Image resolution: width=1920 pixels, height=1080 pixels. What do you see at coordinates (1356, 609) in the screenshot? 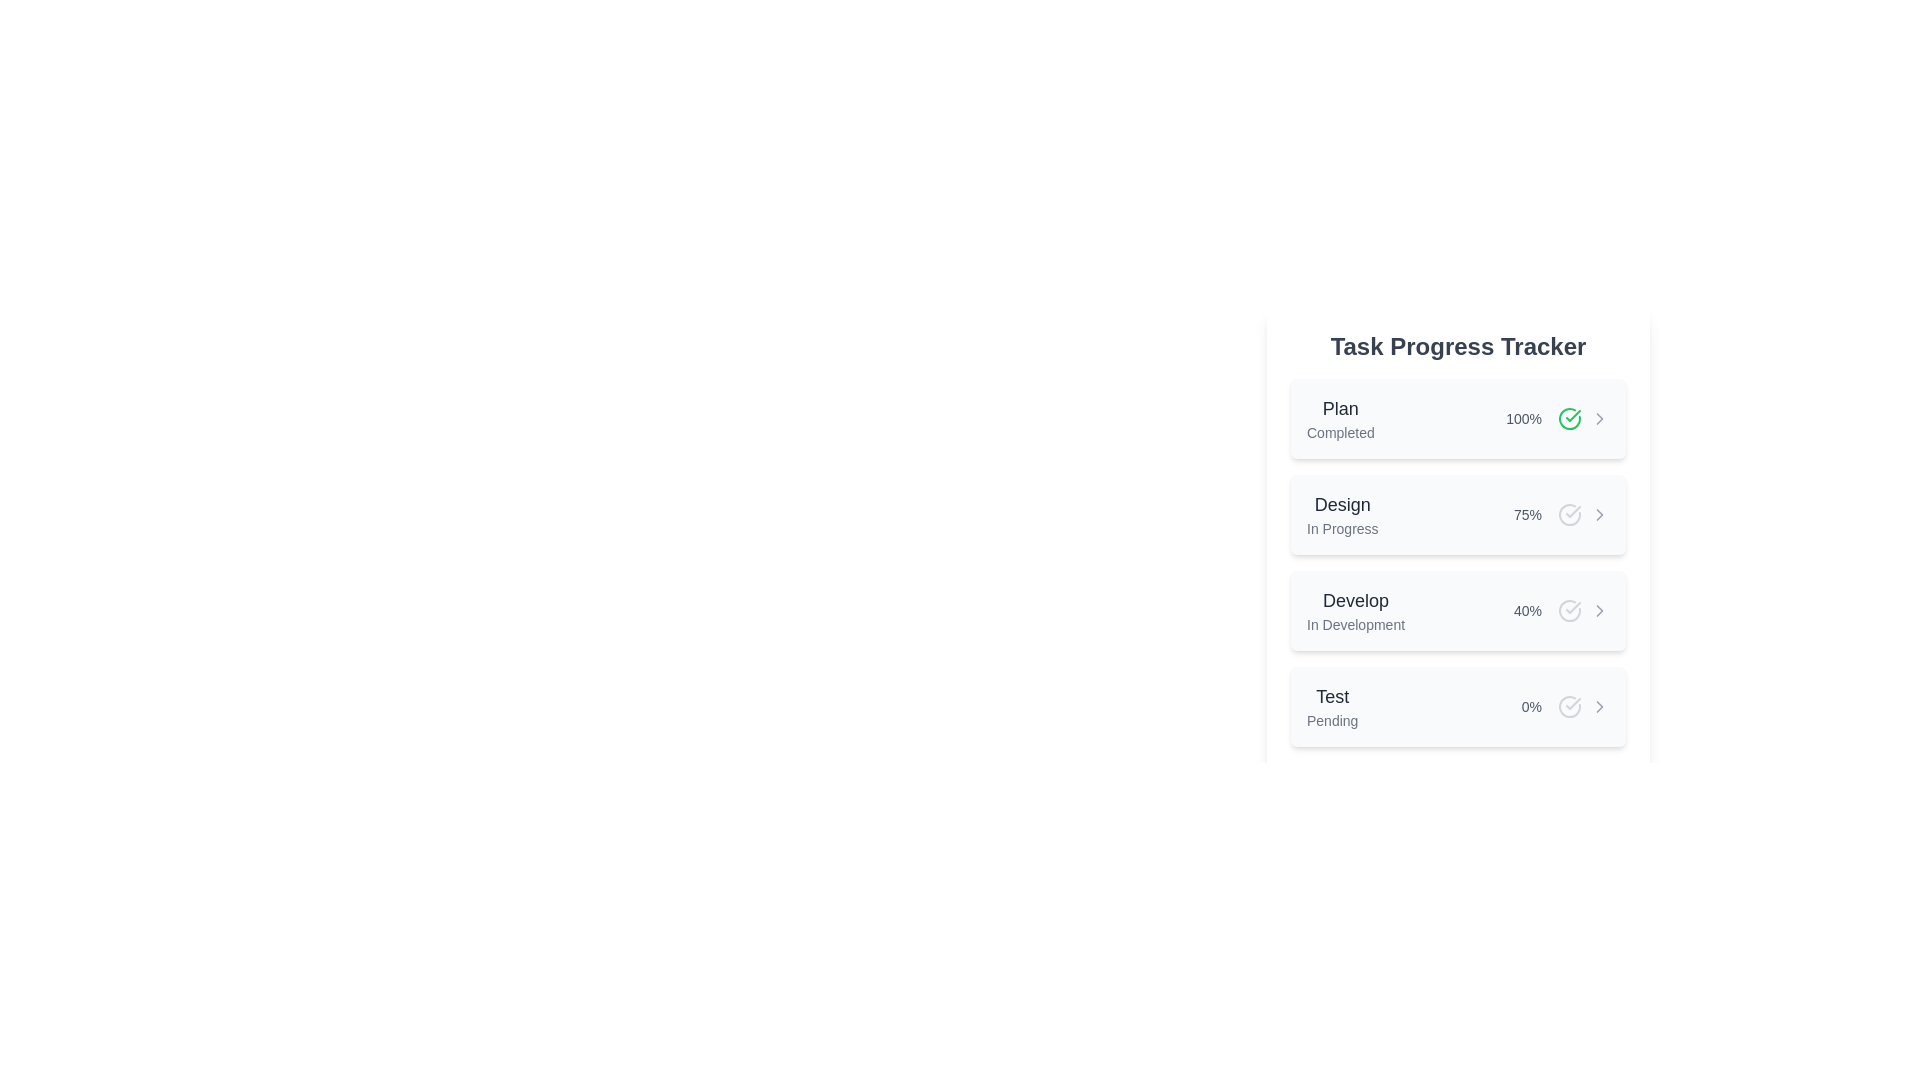
I see `text label indicating the task's current state and category located in the third row of the vertical list of cards under 'Task Progress Tracker'` at bounding box center [1356, 609].